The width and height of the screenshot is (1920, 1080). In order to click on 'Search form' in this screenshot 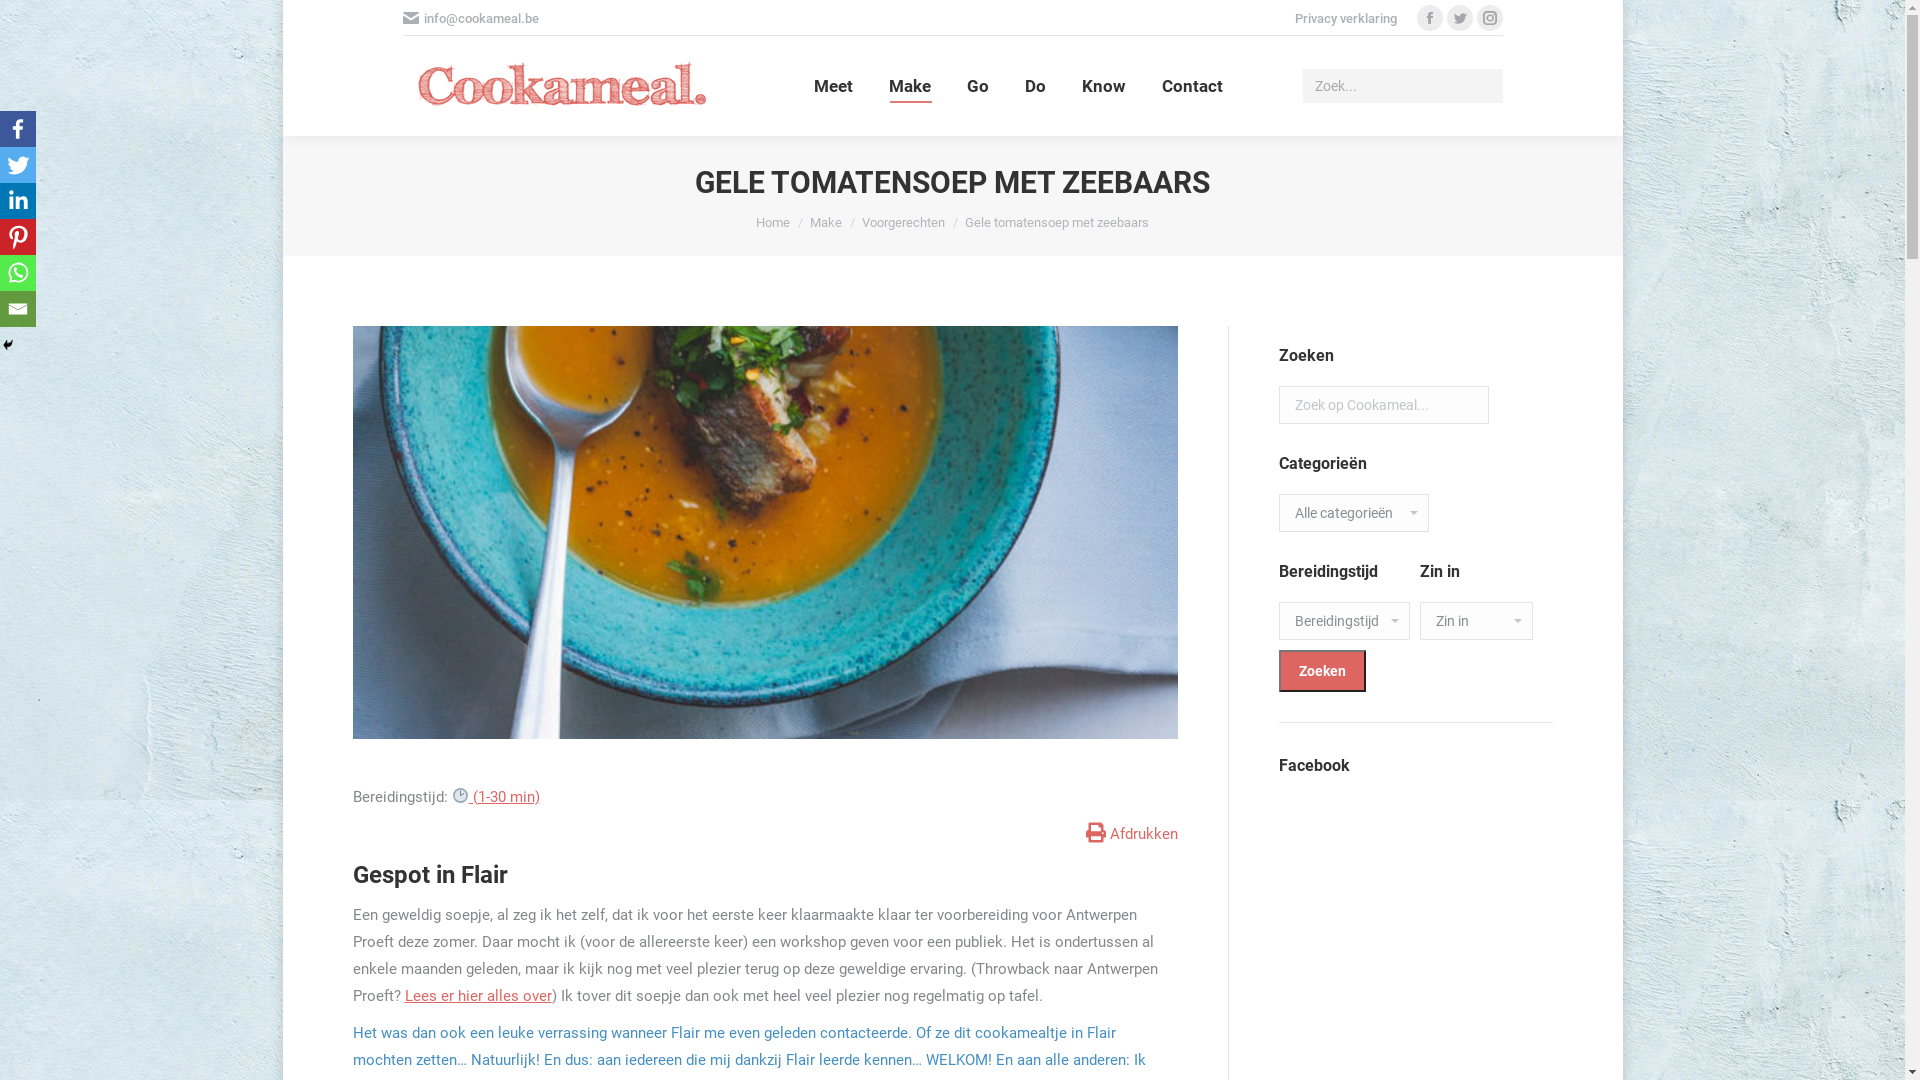, I will do `click(1400, 84)`.